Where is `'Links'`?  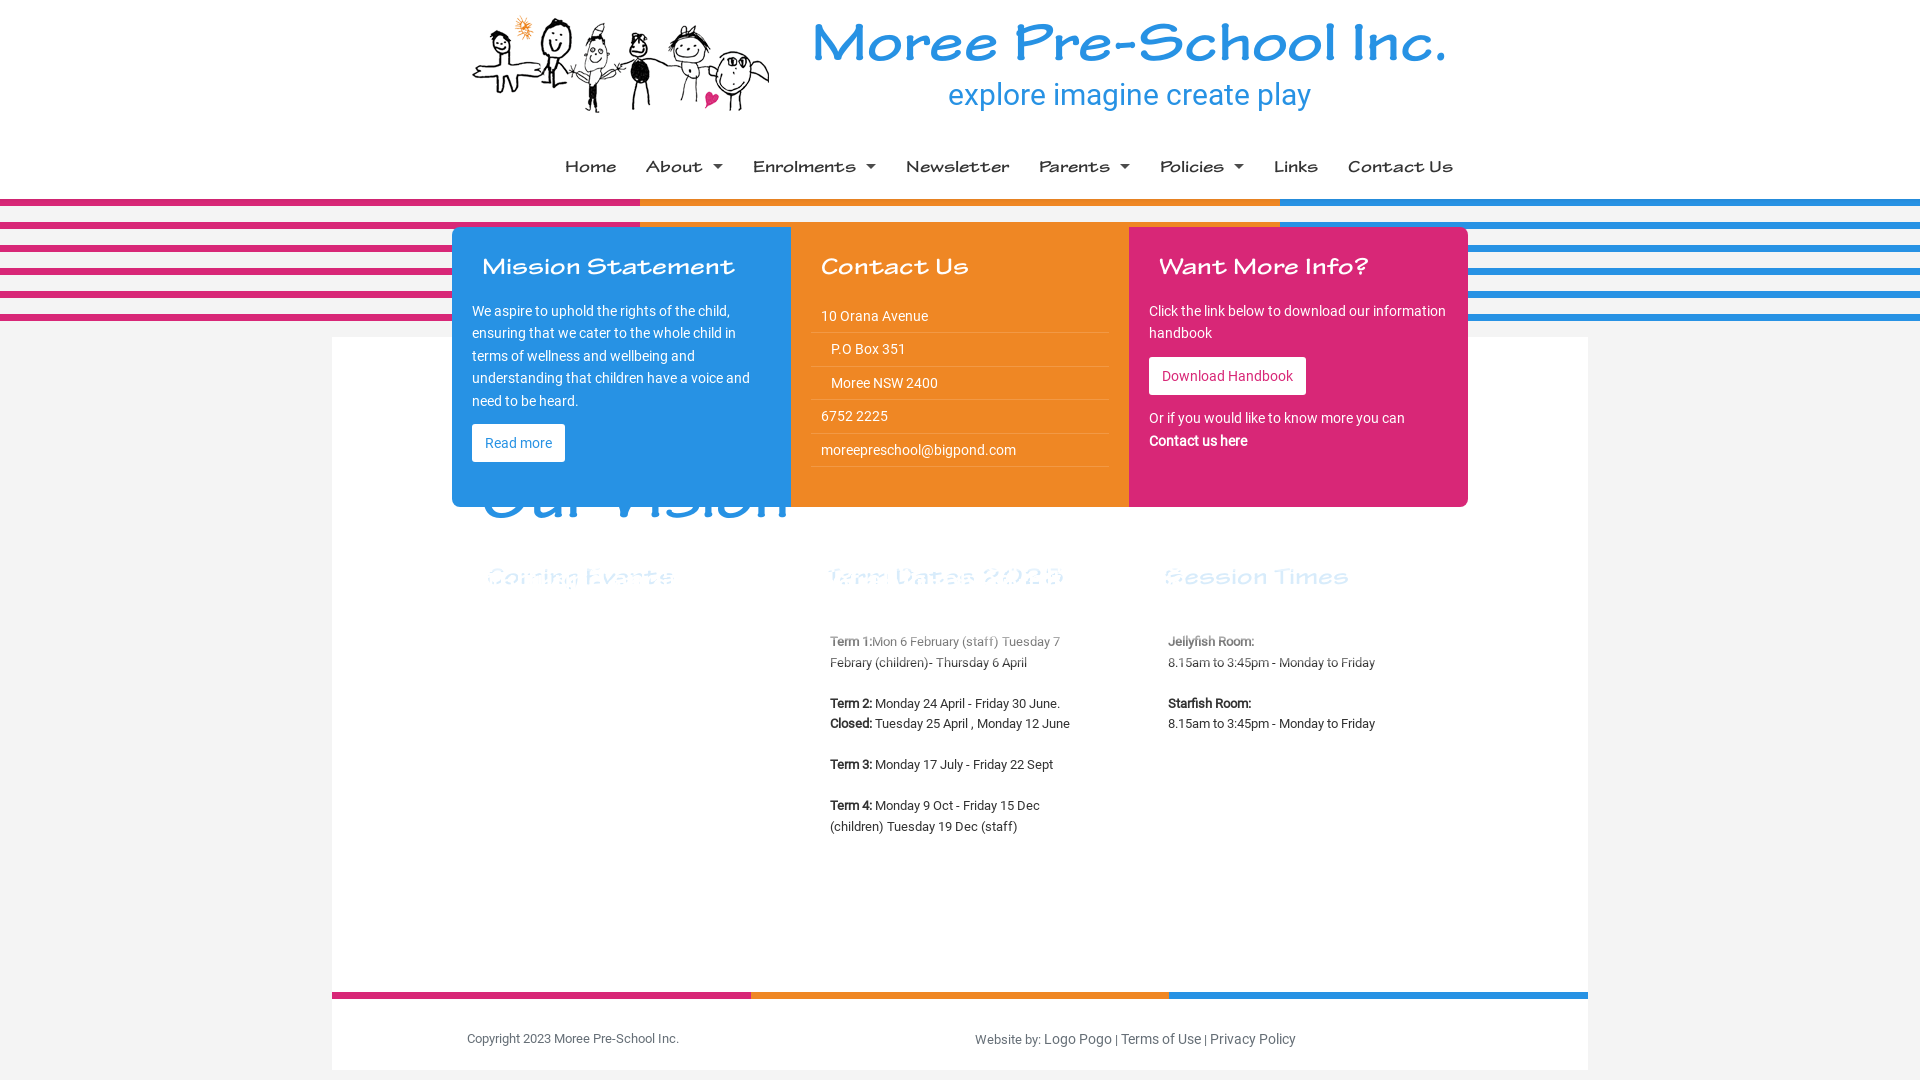 'Links' is located at coordinates (1296, 165).